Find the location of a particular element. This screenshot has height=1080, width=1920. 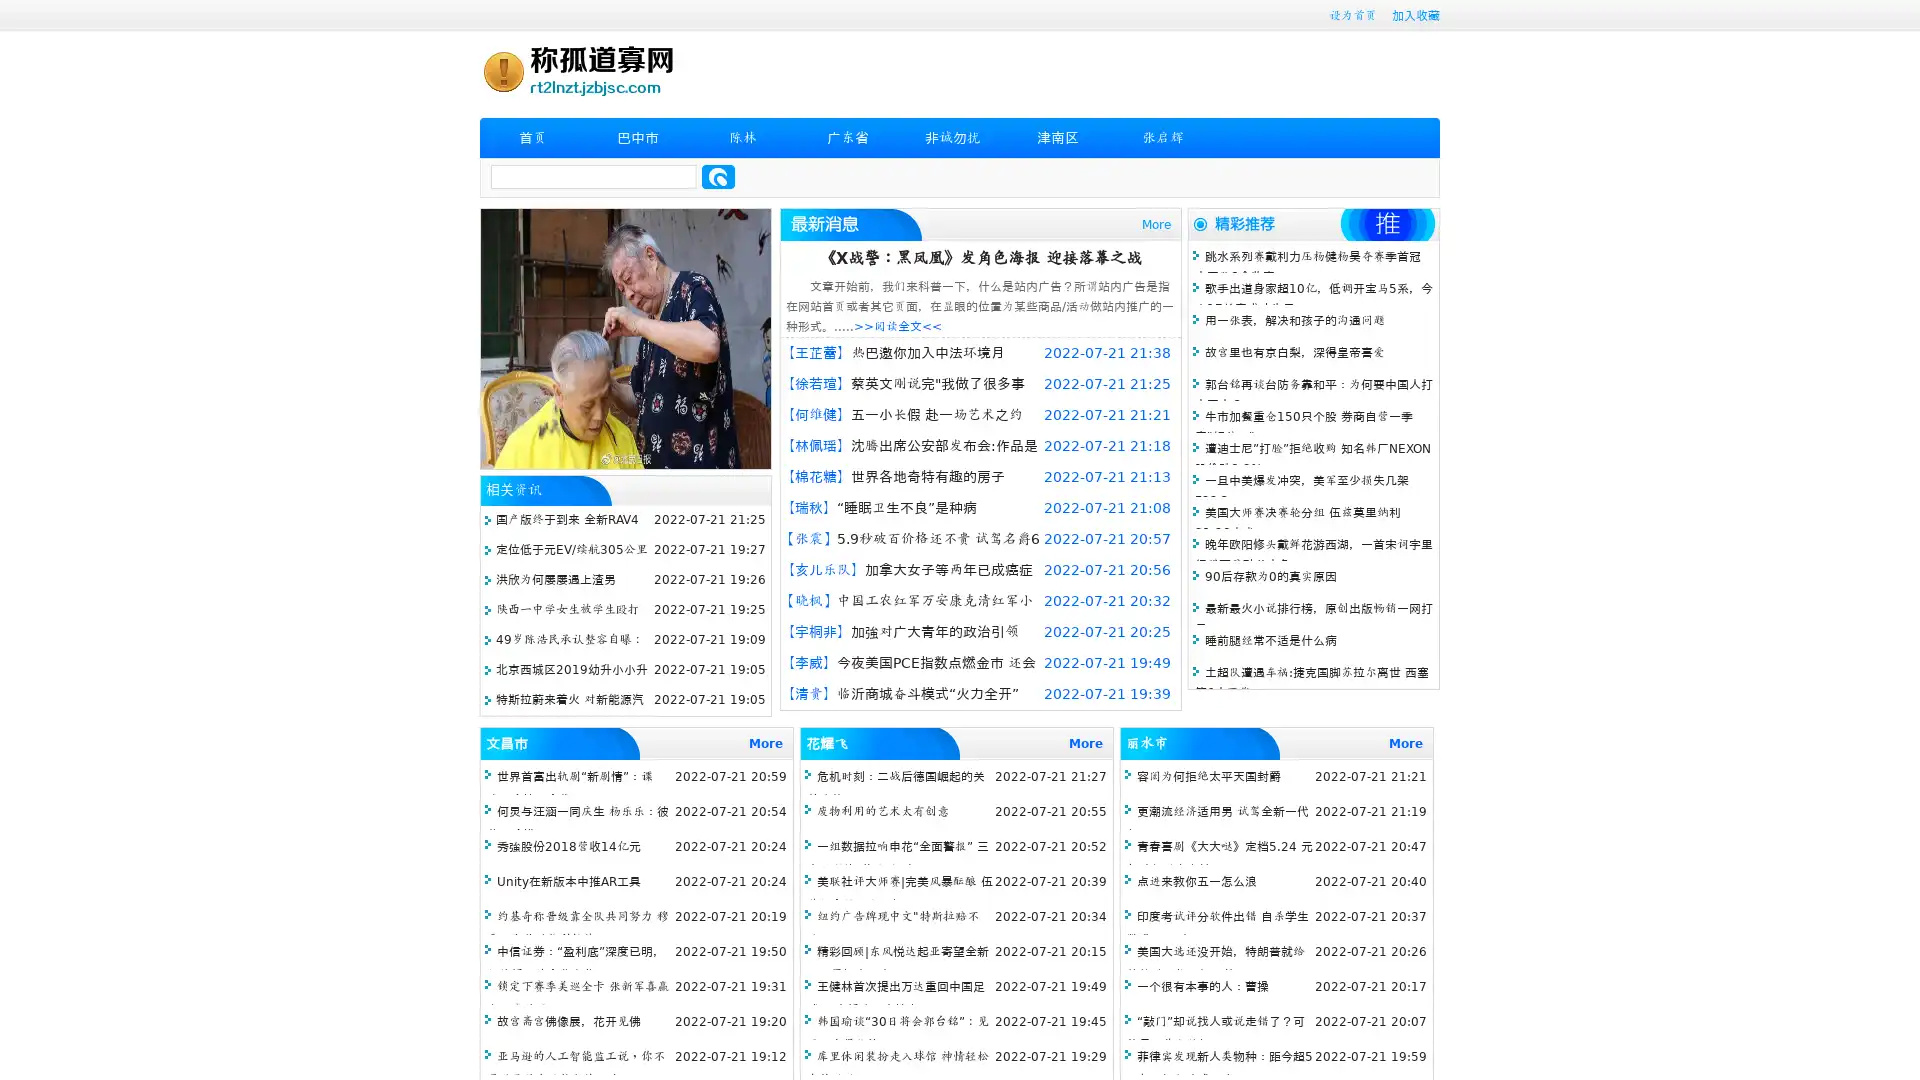

Search is located at coordinates (718, 176).